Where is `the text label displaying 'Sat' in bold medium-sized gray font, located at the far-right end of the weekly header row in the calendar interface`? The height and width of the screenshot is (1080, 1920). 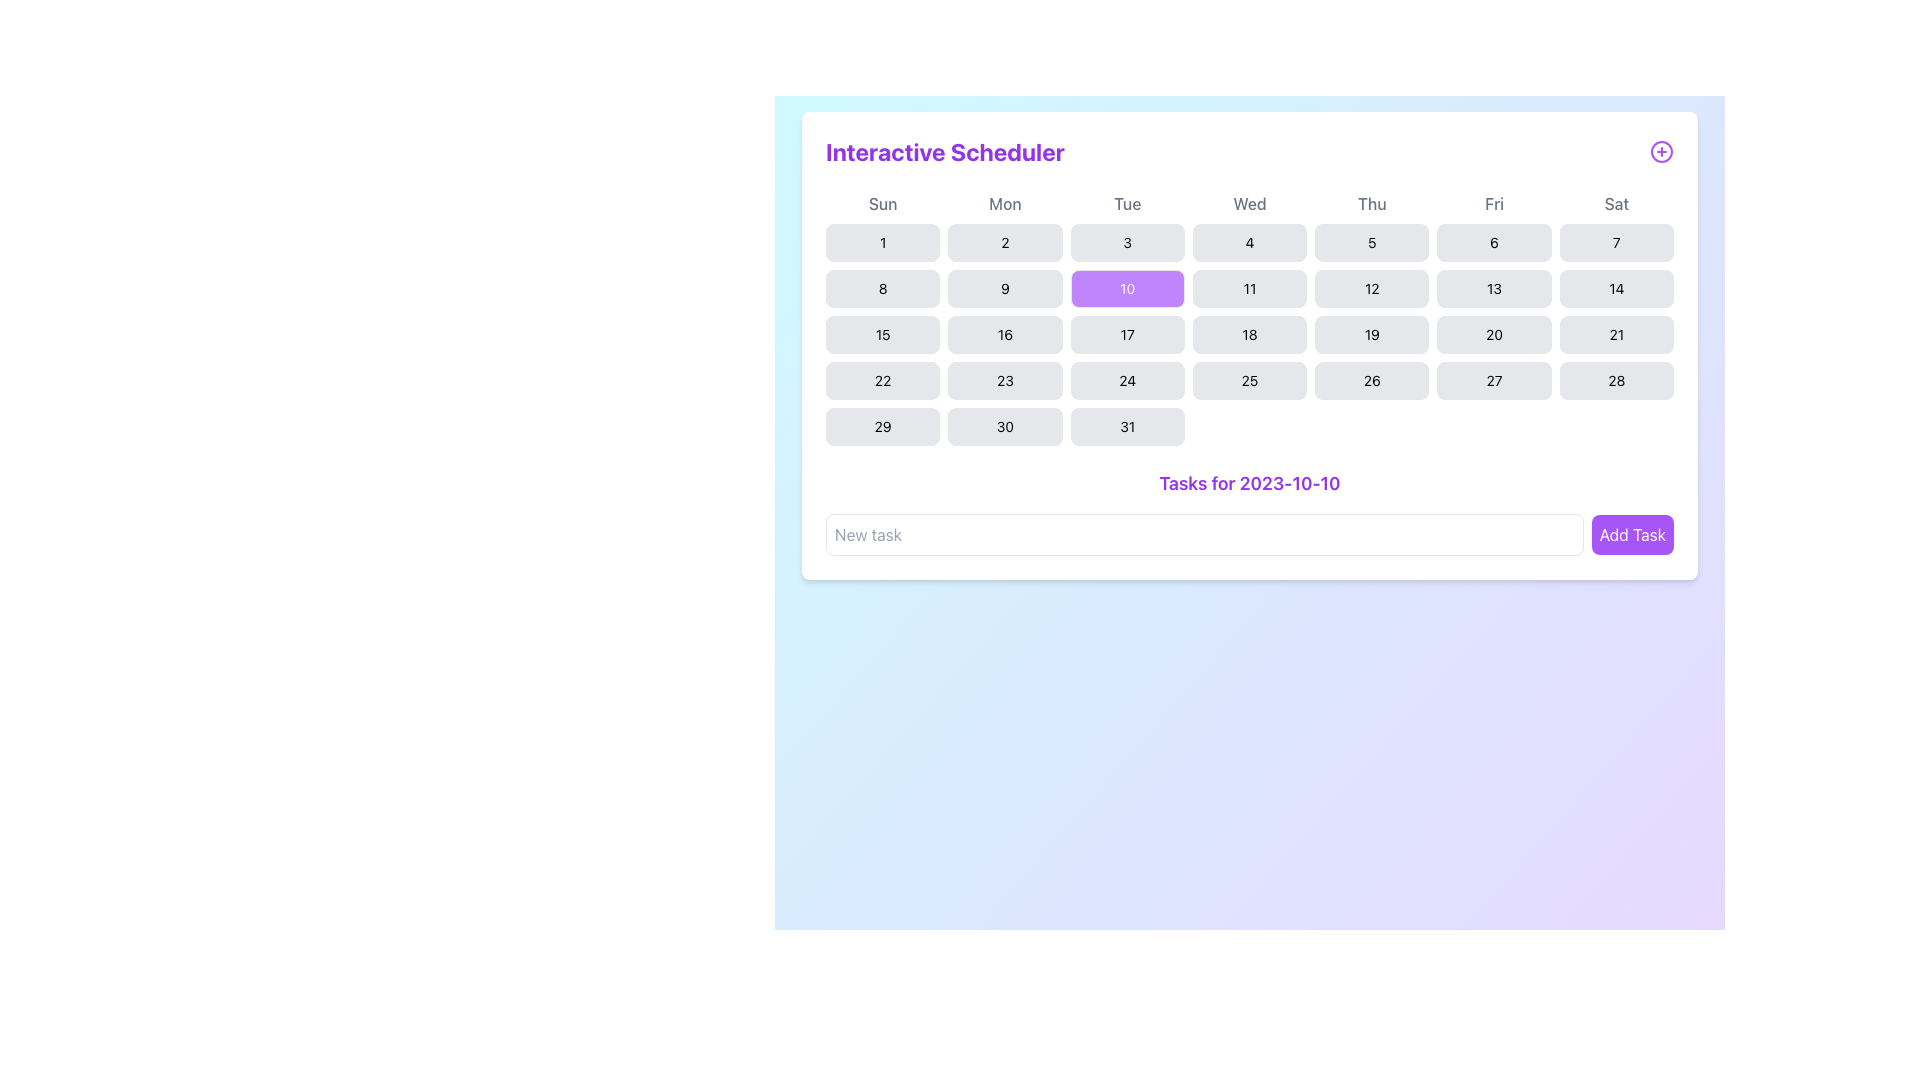 the text label displaying 'Sat' in bold medium-sized gray font, located at the far-right end of the weekly header row in the calendar interface is located at coordinates (1616, 204).